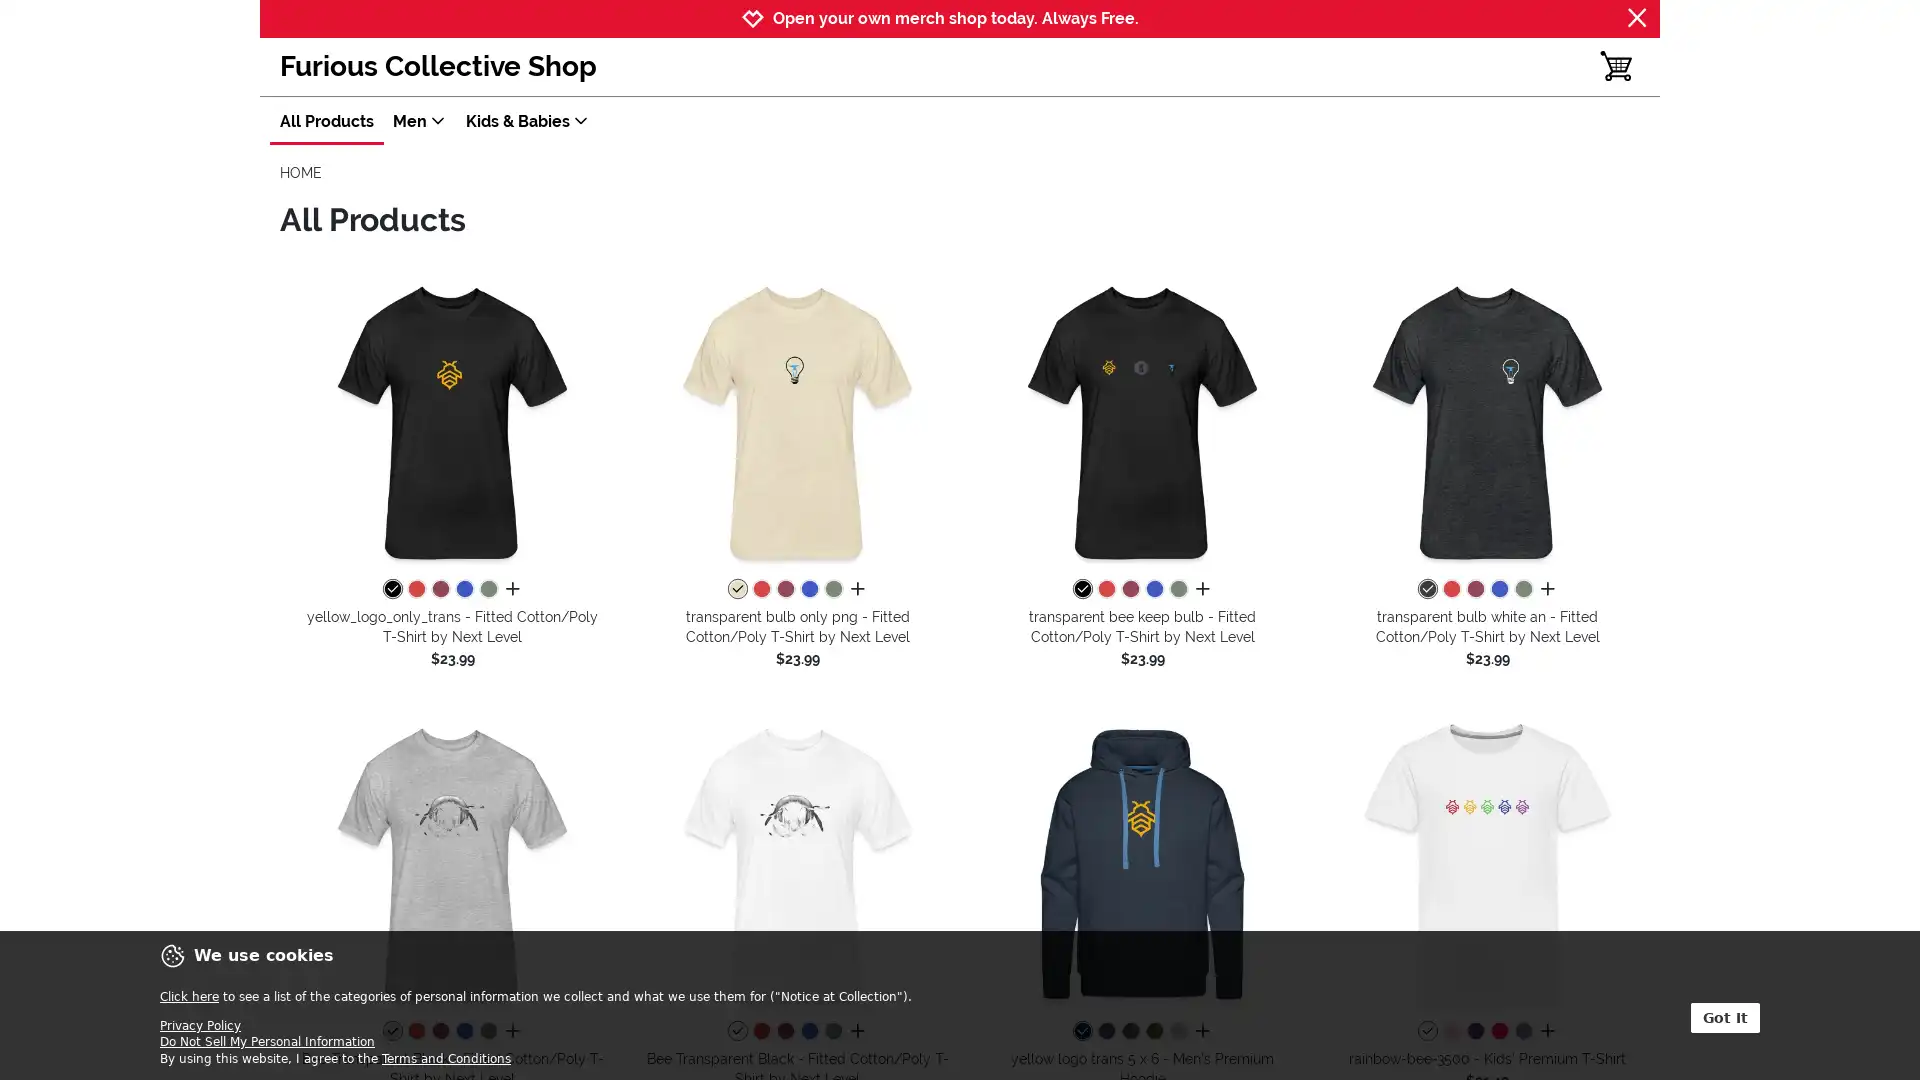 This screenshot has height=1080, width=1920. What do you see at coordinates (1498, 589) in the screenshot?
I see `heather royal` at bounding box center [1498, 589].